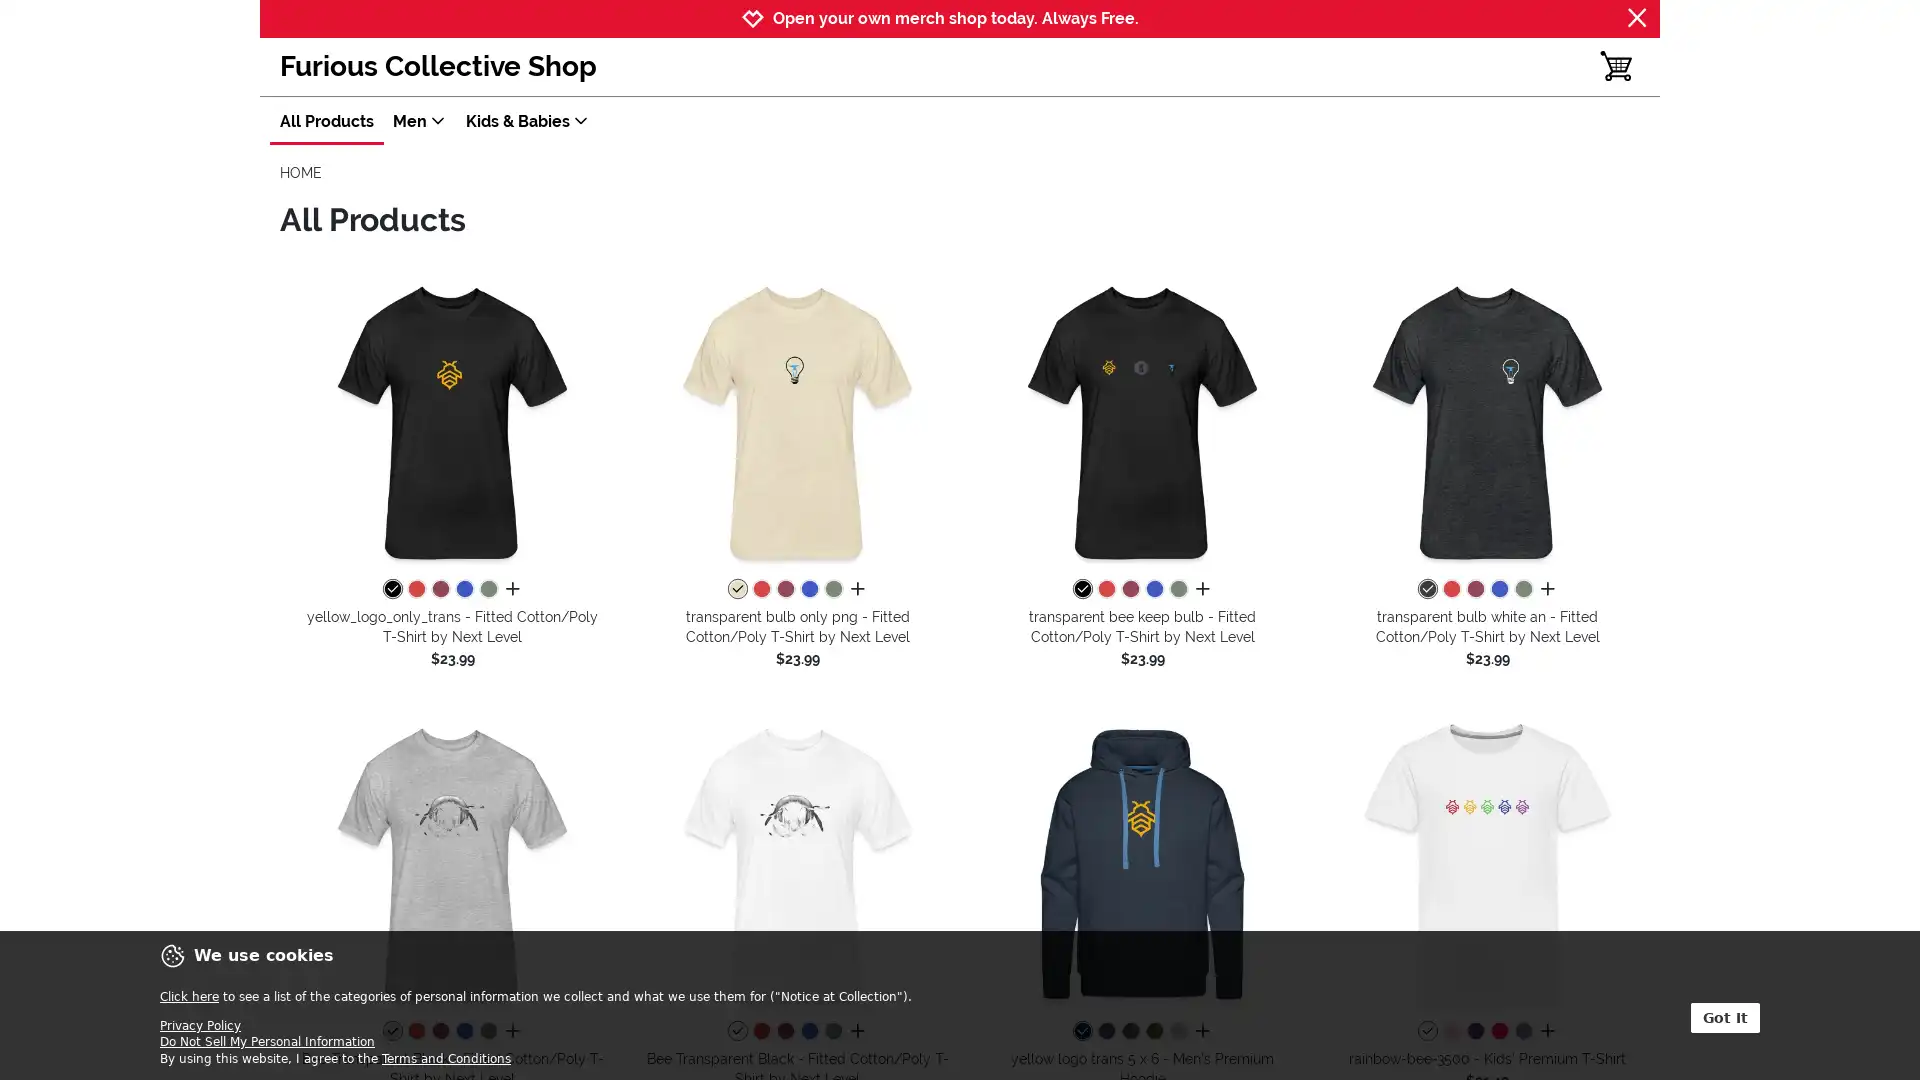 This screenshot has height=1080, width=1920. What do you see at coordinates (1498, 589) in the screenshot?
I see `heather royal` at bounding box center [1498, 589].